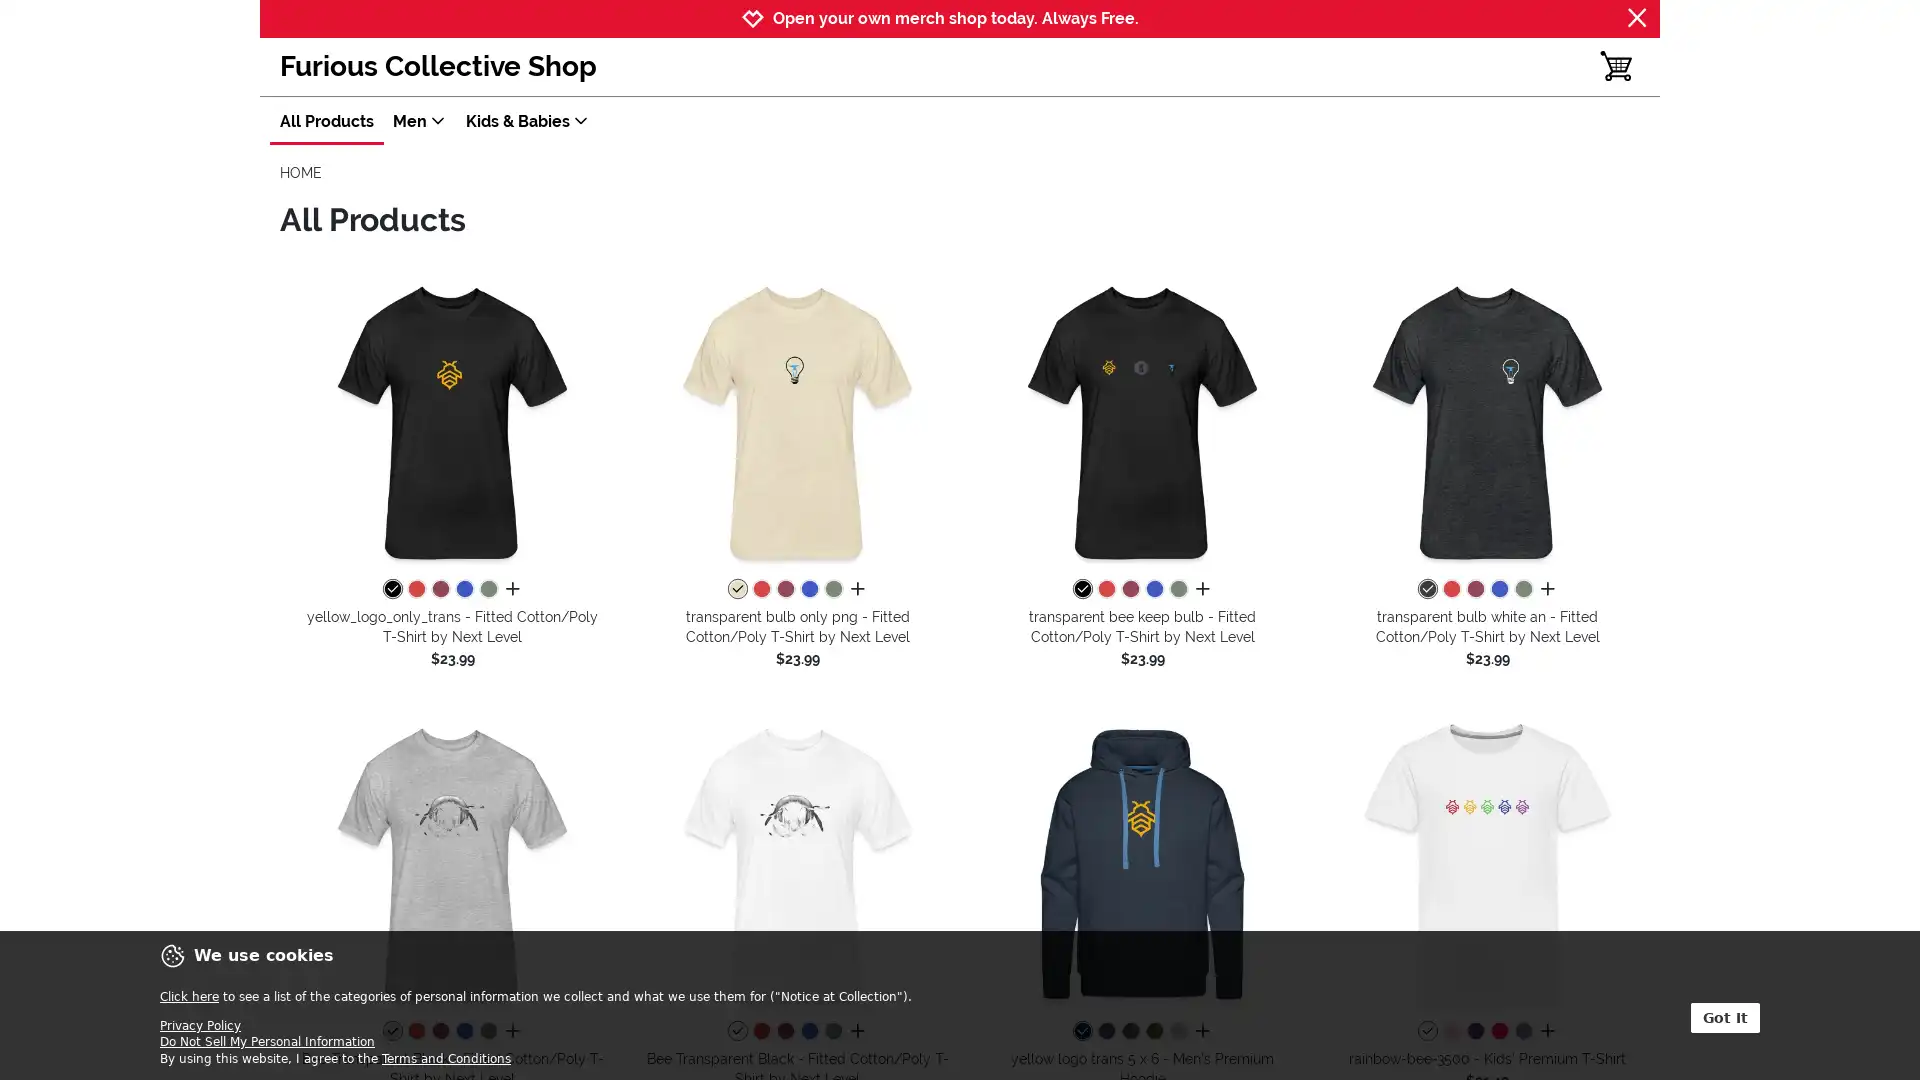 This screenshot has height=1080, width=1920. What do you see at coordinates (1498, 589) in the screenshot?
I see `heather royal` at bounding box center [1498, 589].